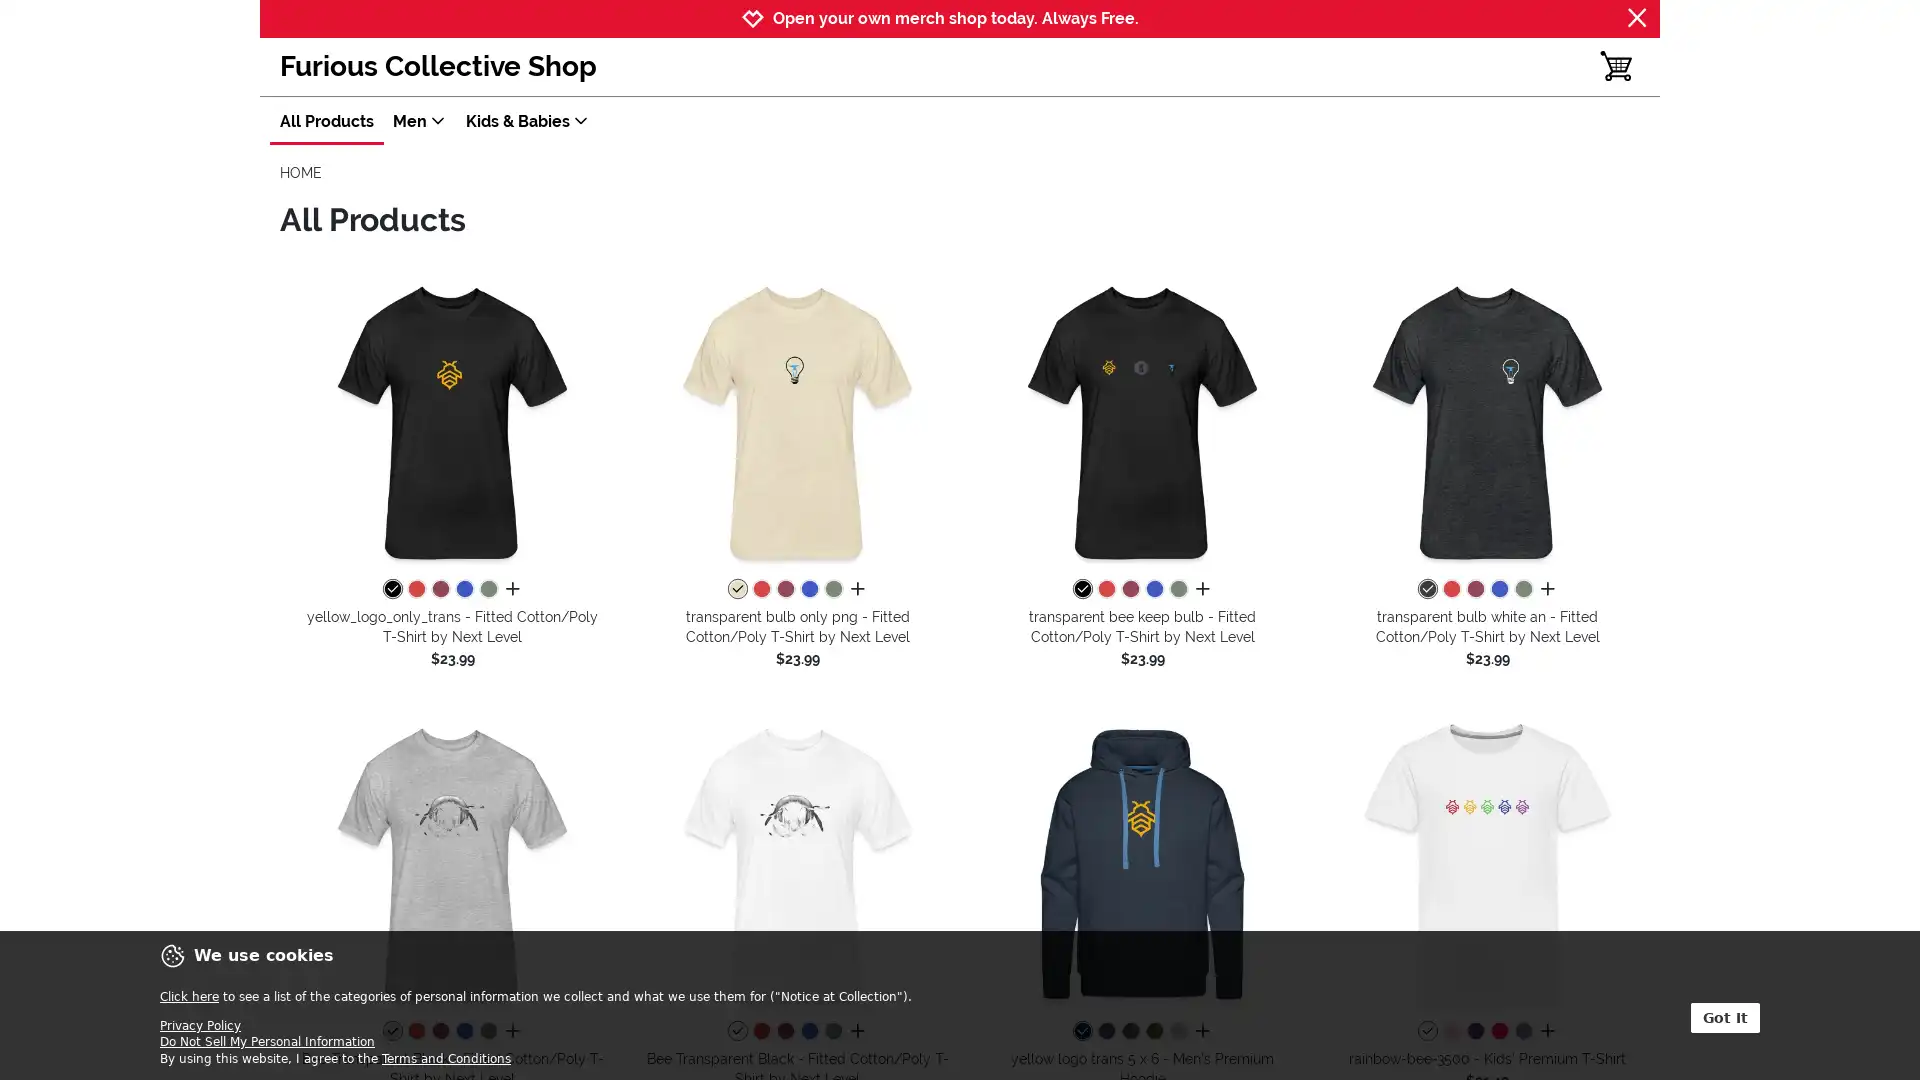 This screenshot has height=1080, width=1920. What do you see at coordinates (1498, 589) in the screenshot?
I see `heather royal` at bounding box center [1498, 589].